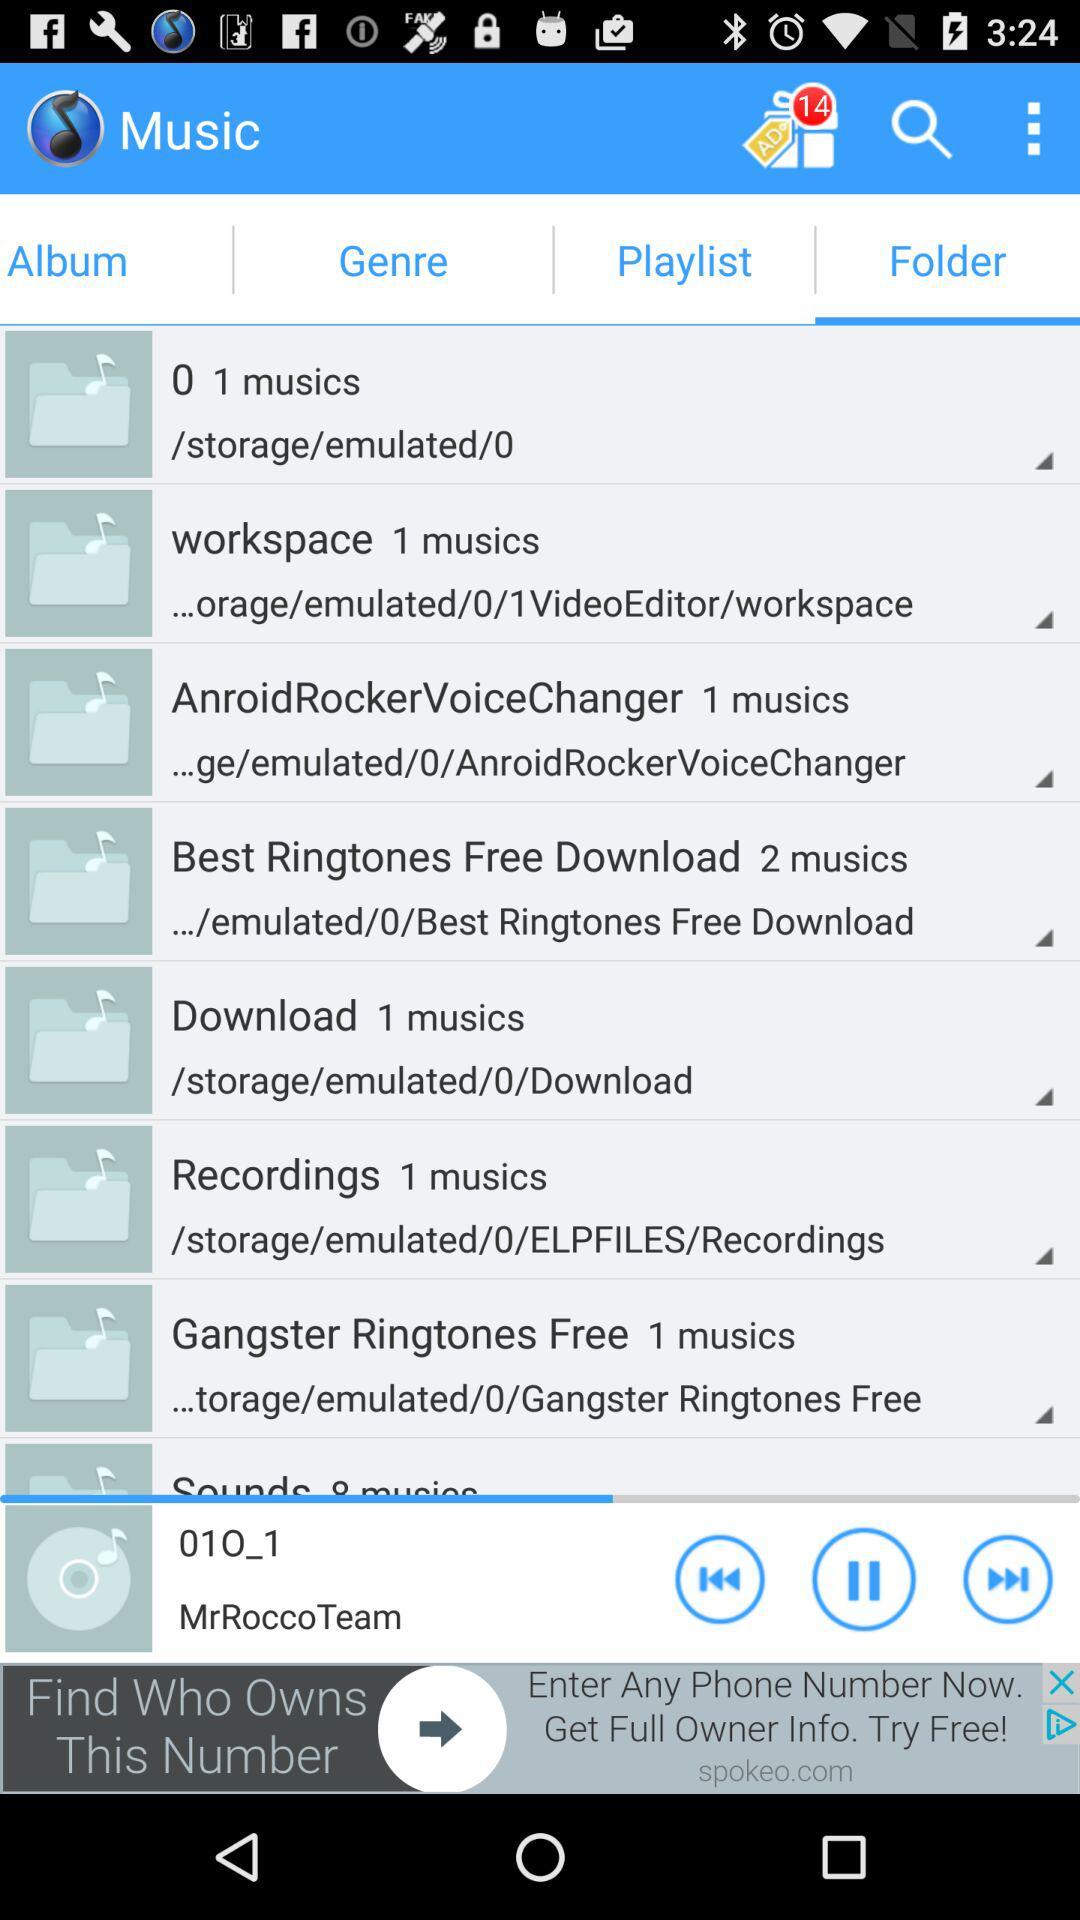  What do you see at coordinates (922, 127) in the screenshot?
I see `search` at bounding box center [922, 127].